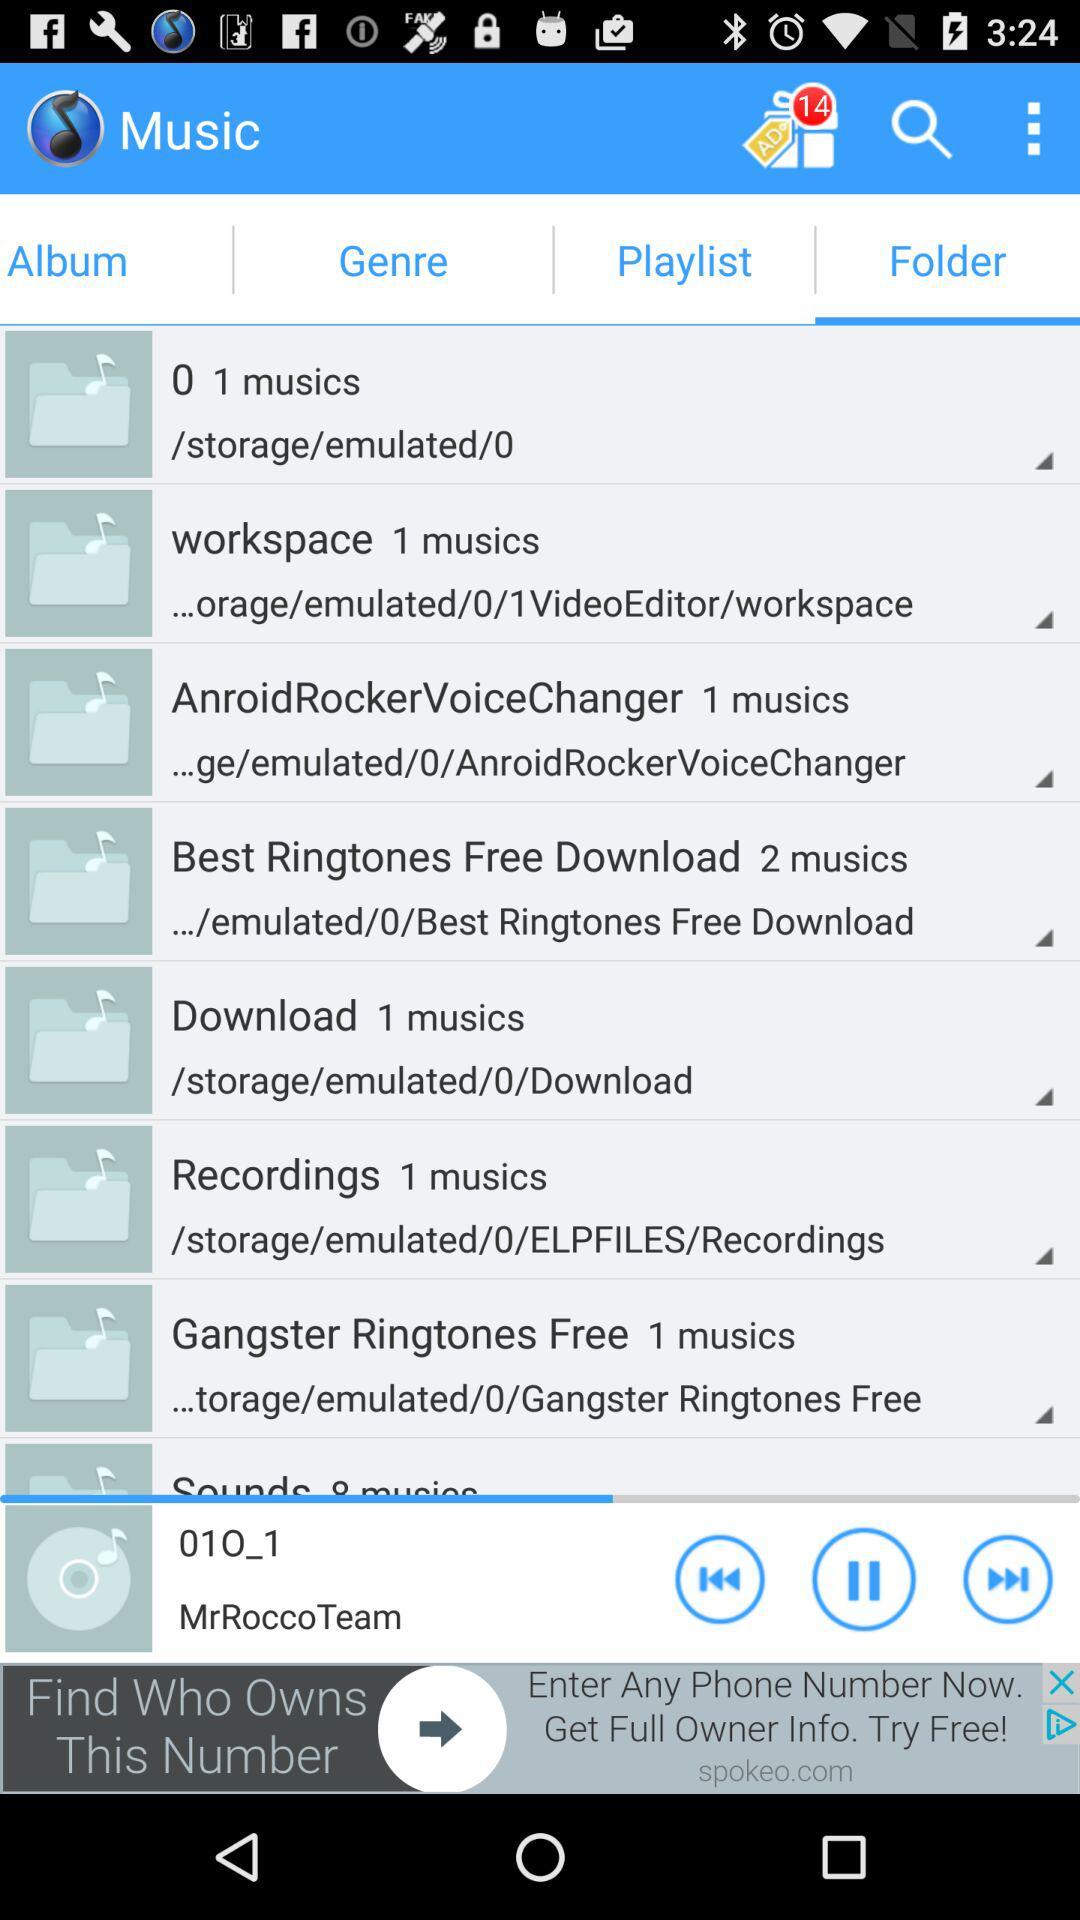  What do you see at coordinates (922, 127) in the screenshot?
I see `search` at bounding box center [922, 127].